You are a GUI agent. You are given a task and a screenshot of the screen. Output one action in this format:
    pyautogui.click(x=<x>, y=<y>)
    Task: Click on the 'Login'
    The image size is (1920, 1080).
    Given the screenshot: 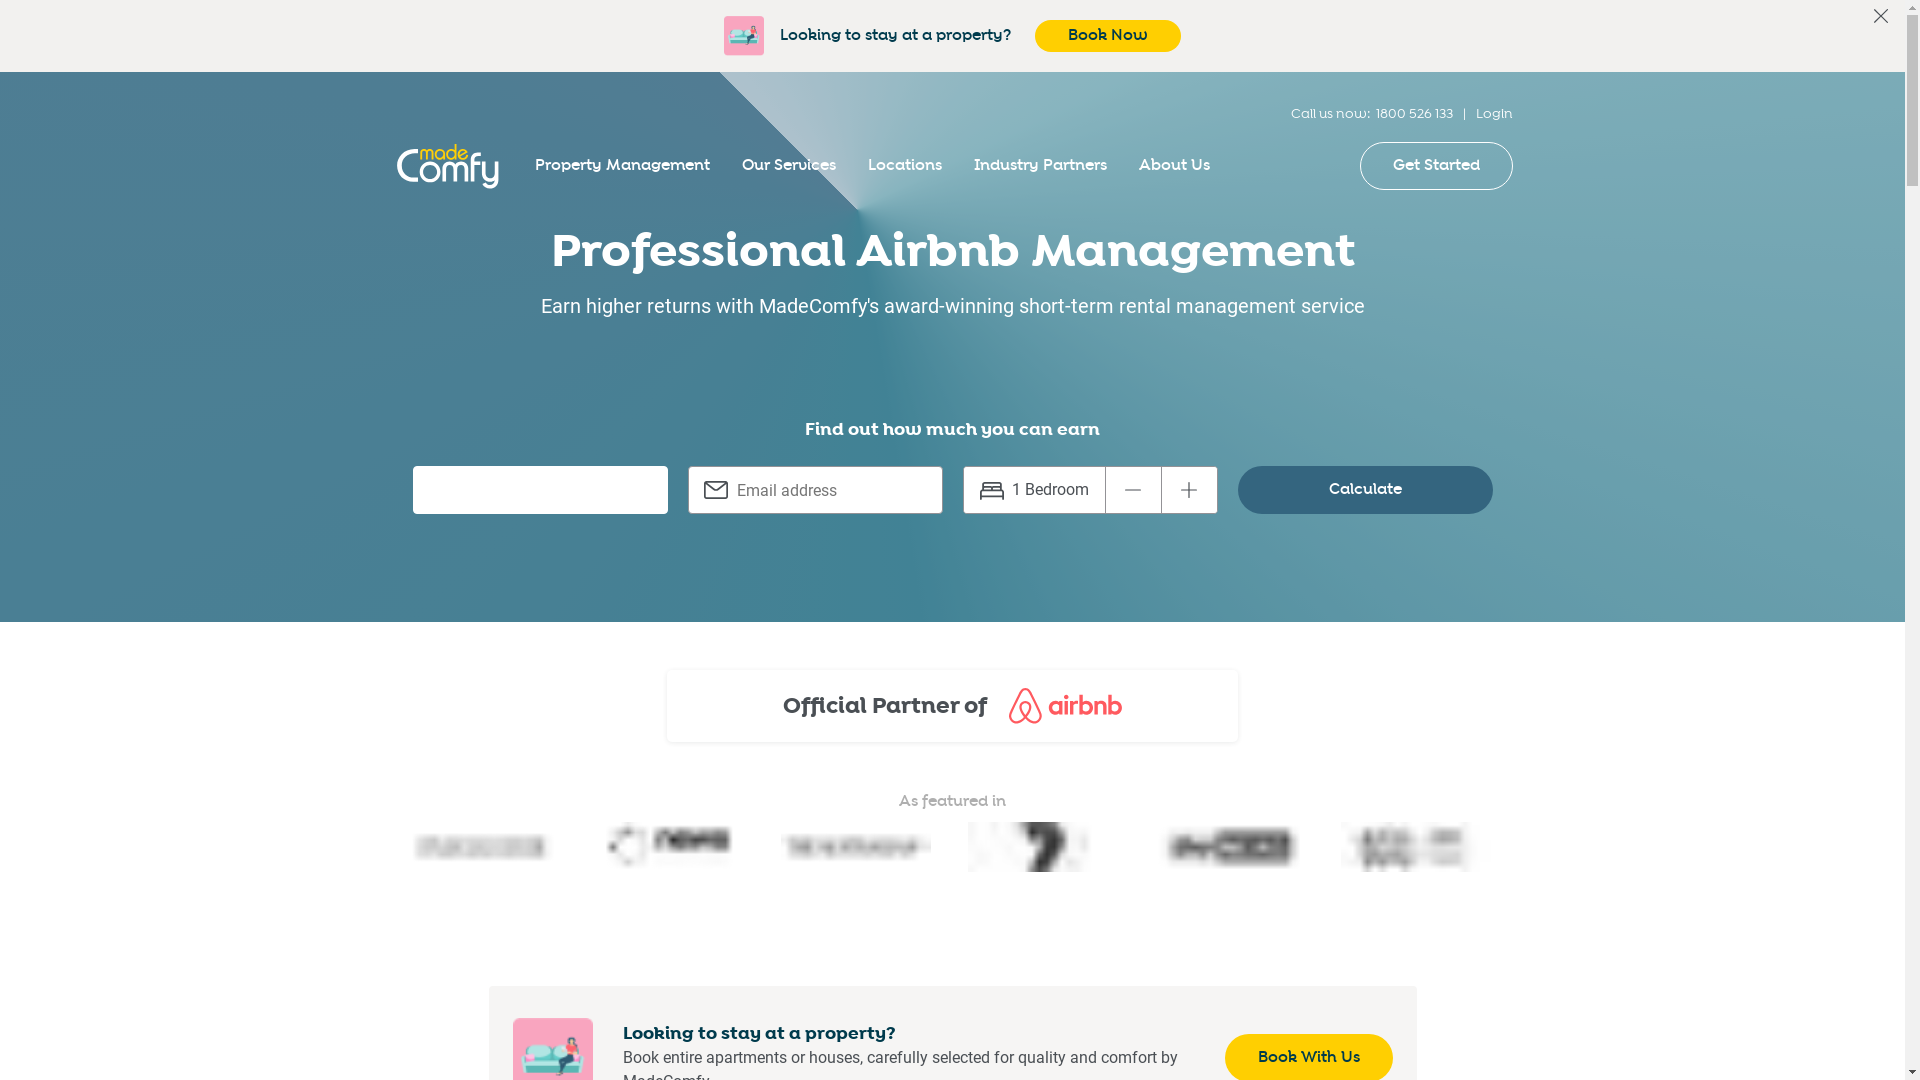 What is the action you would take?
    pyautogui.click(x=1494, y=114)
    